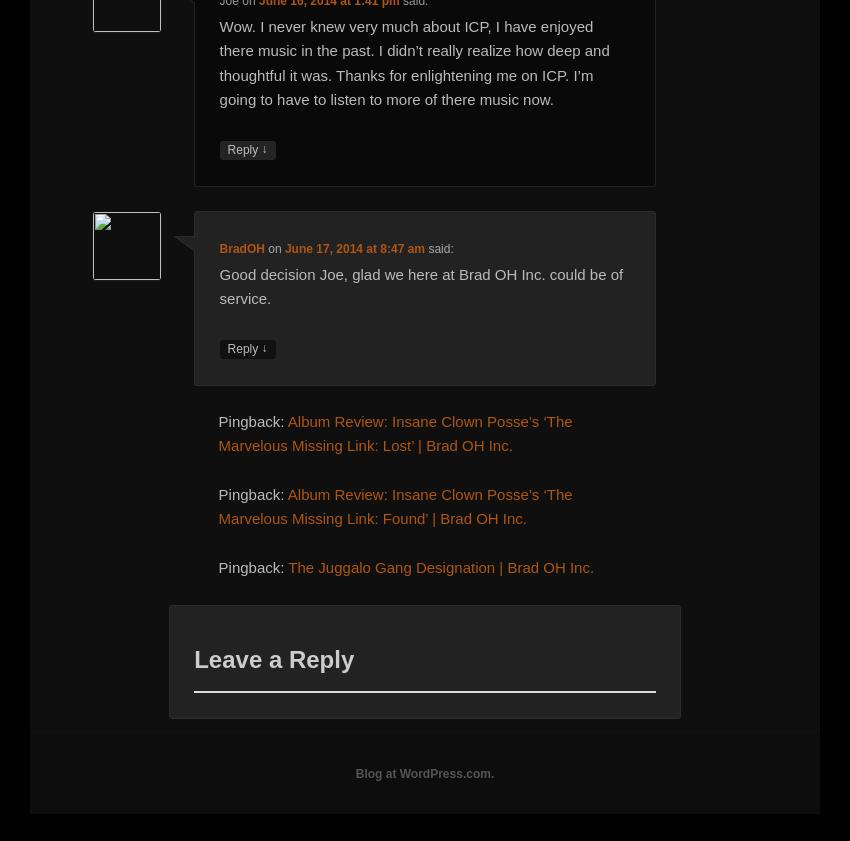 This screenshot has width=850, height=841. Describe the element at coordinates (414, 61) in the screenshot. I see `'Wow. I never knew very much about ICP, I have enjoyed there music in the past. I didn’t really realize how deep and thoughtful it was. Thanks for enlightening me on ICP. I’m going to have to listen to more of there music now.'` at that location.